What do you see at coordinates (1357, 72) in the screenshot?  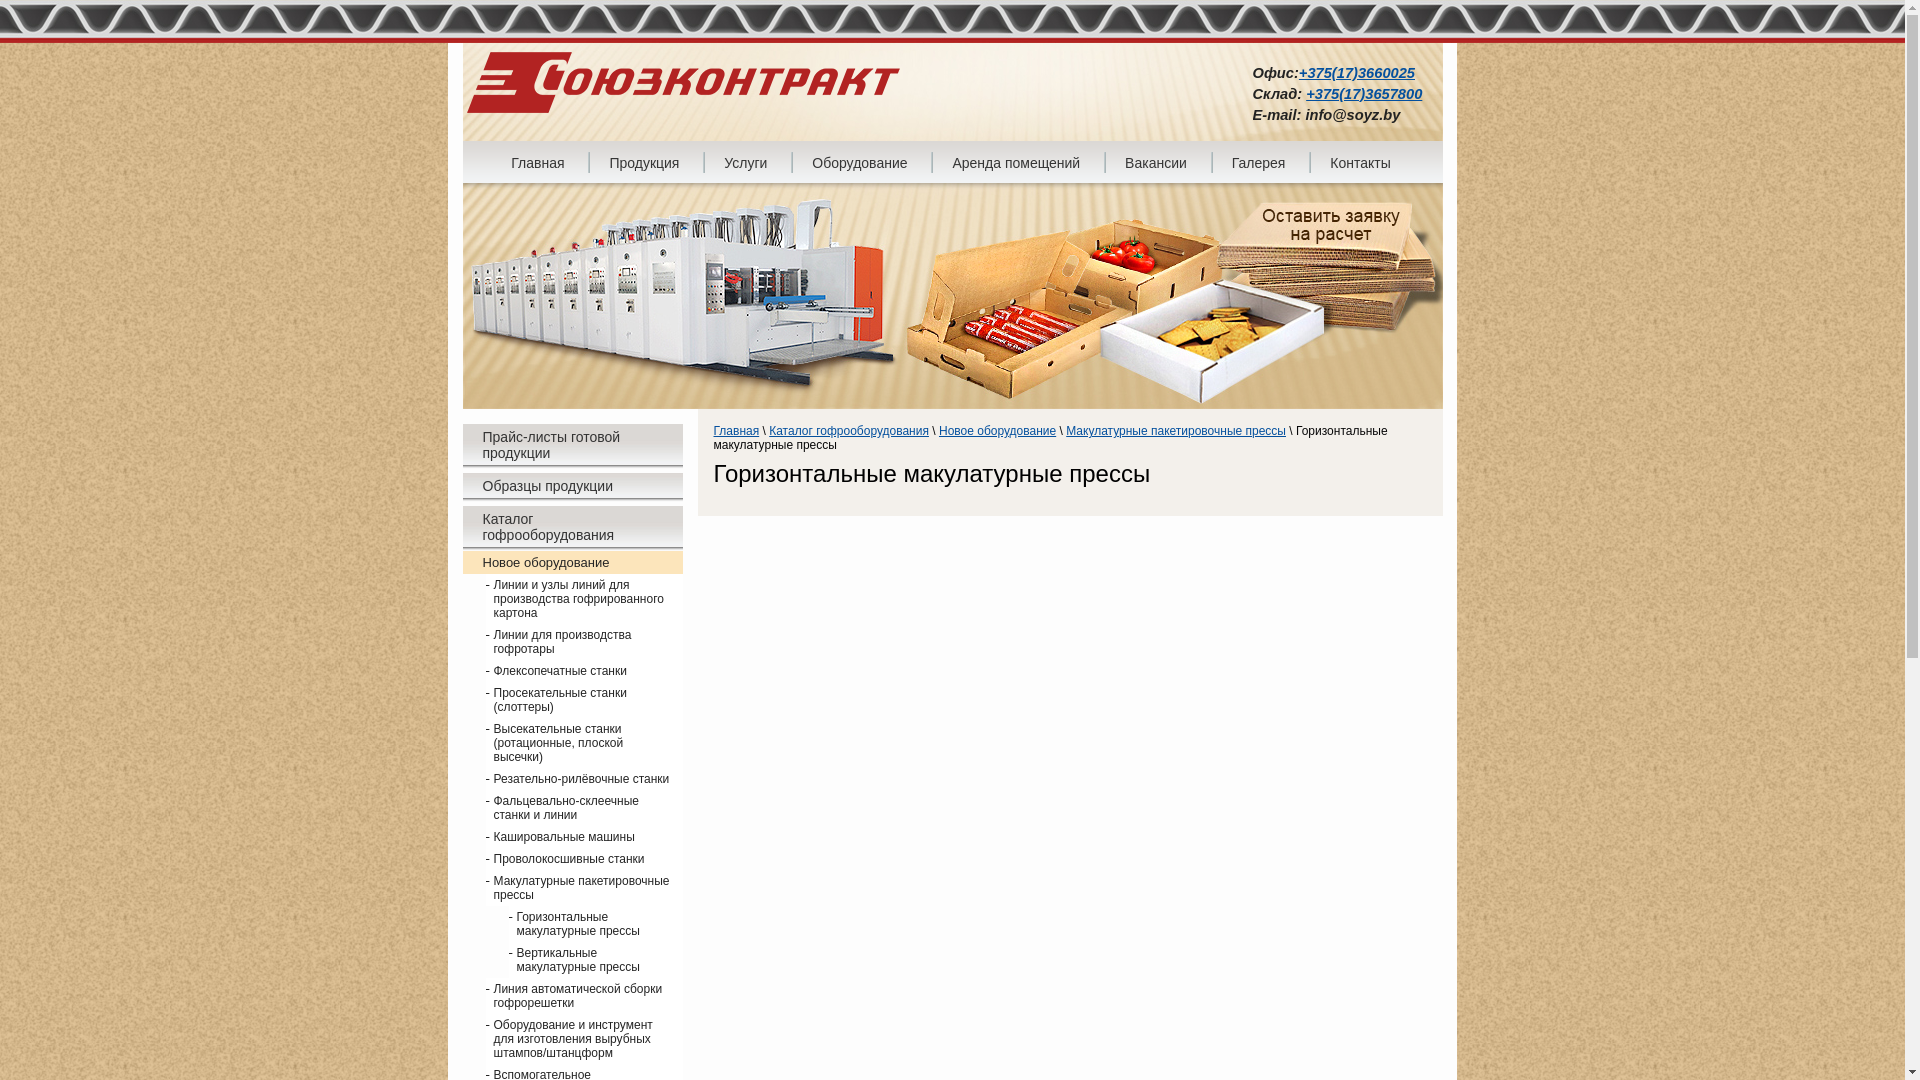 I see `'+375(17)3660025'` at bounding box center [1357, 72].